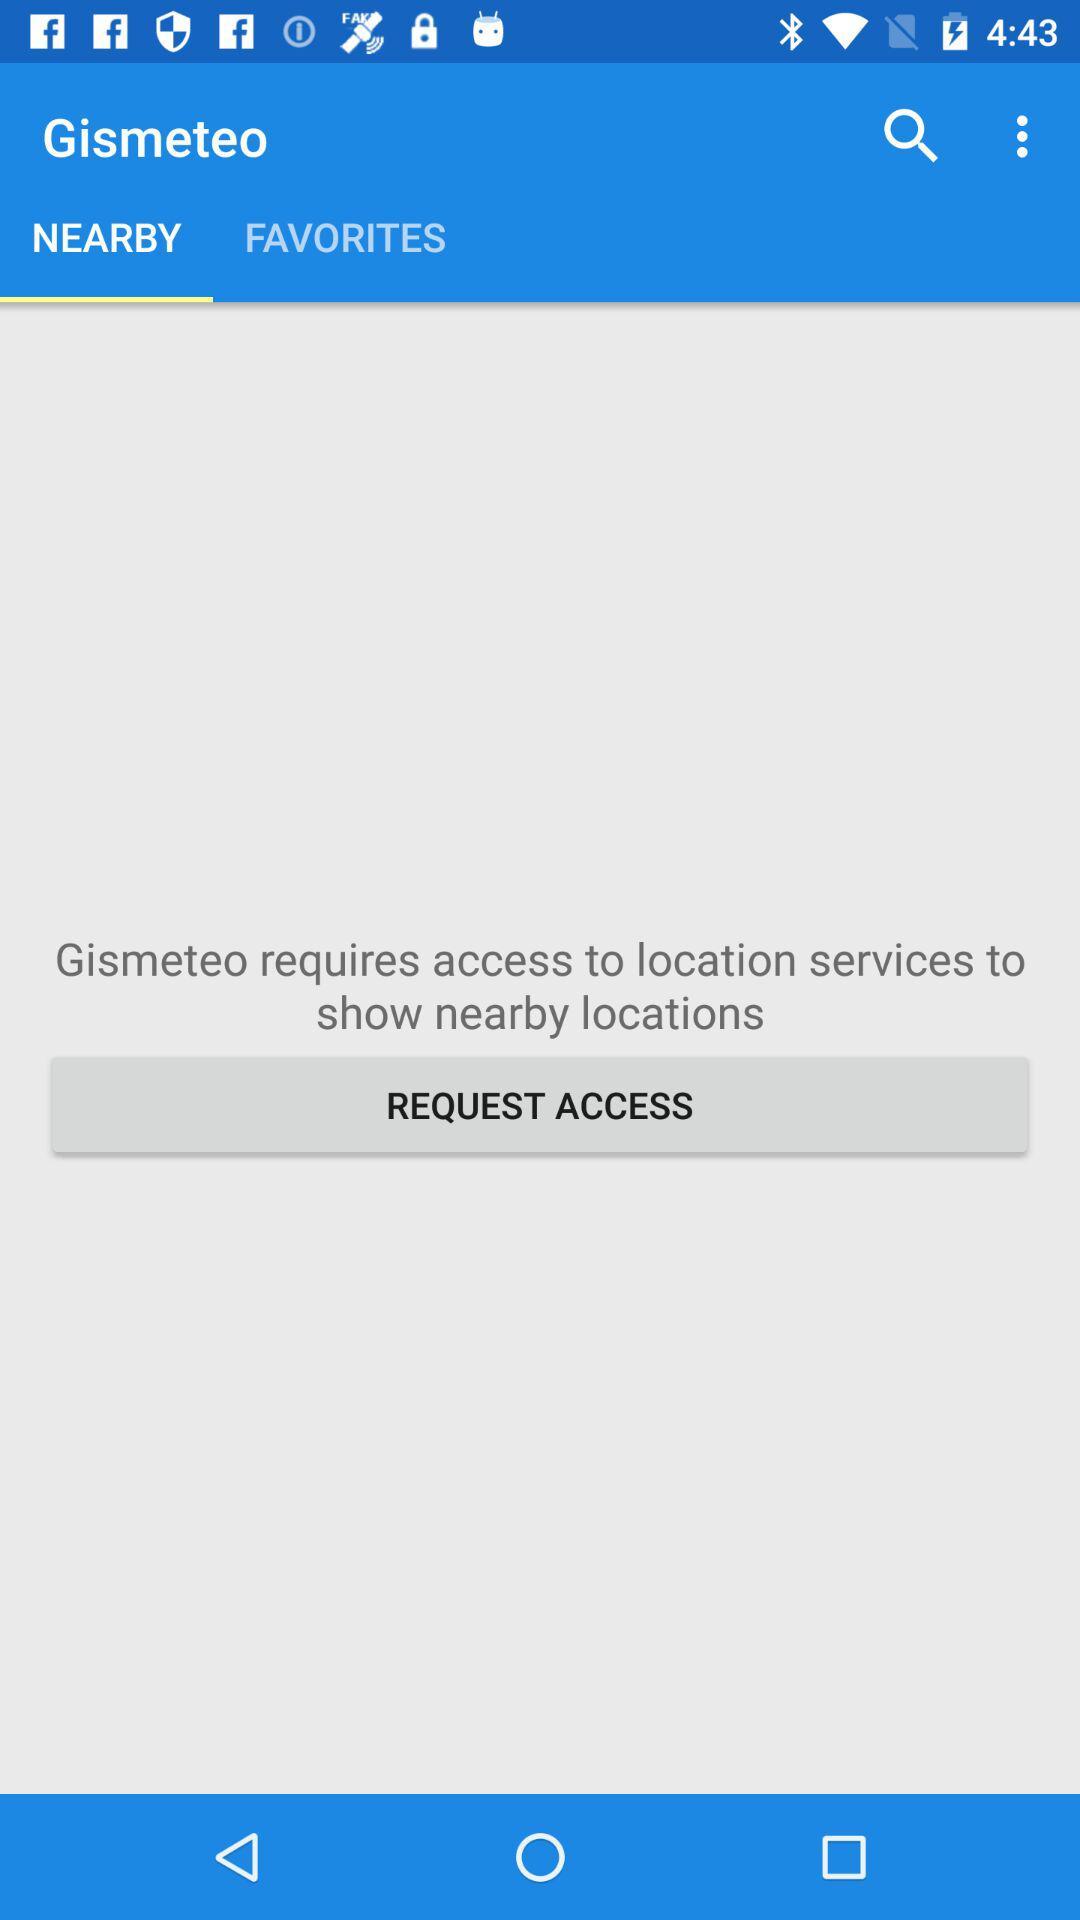 Image resolution: width=1080 pixels, height=1920 pixels. Describe the element at coordinates (540, 1103) in the screenshot. I see `the request access item` at that location.